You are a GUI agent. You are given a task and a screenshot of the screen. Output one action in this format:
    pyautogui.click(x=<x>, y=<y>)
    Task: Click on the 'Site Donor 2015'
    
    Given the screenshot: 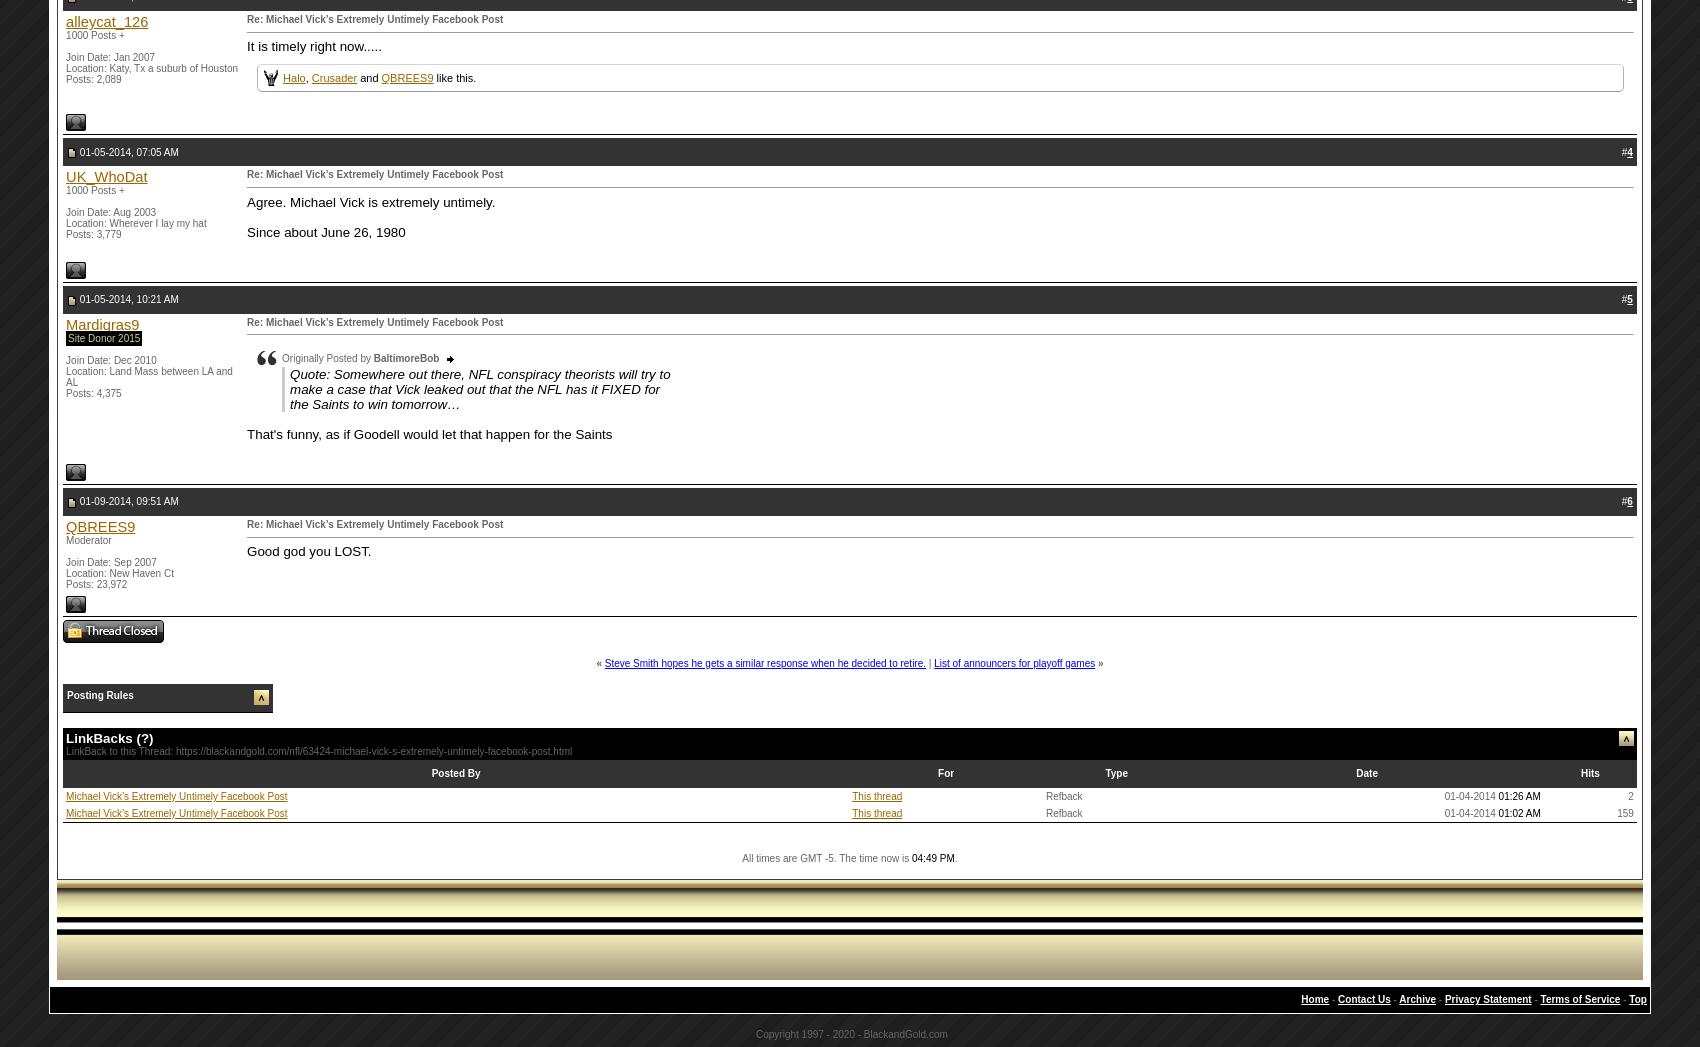 What is the action you would take?
    pyautogui.click(x=104, y=337)
    